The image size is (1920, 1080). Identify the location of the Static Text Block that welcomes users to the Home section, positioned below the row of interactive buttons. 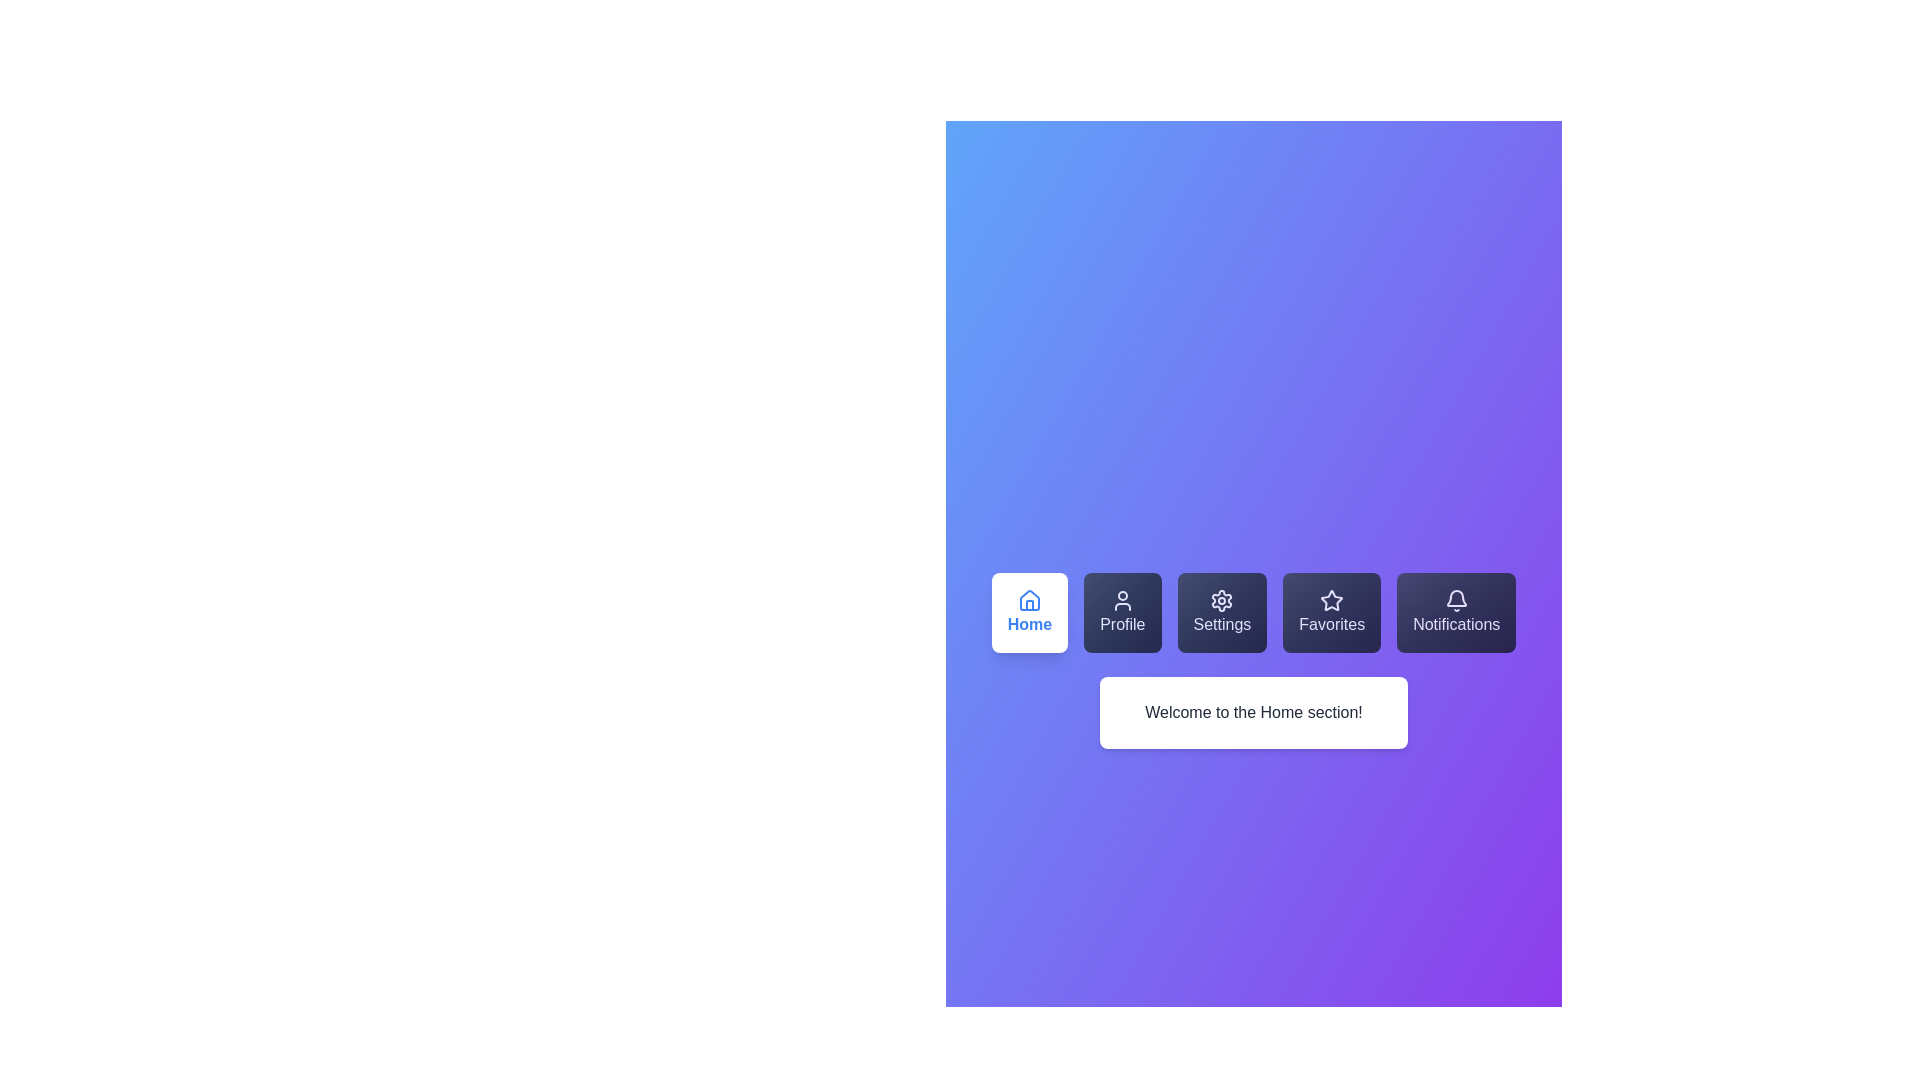
(1252, 712).